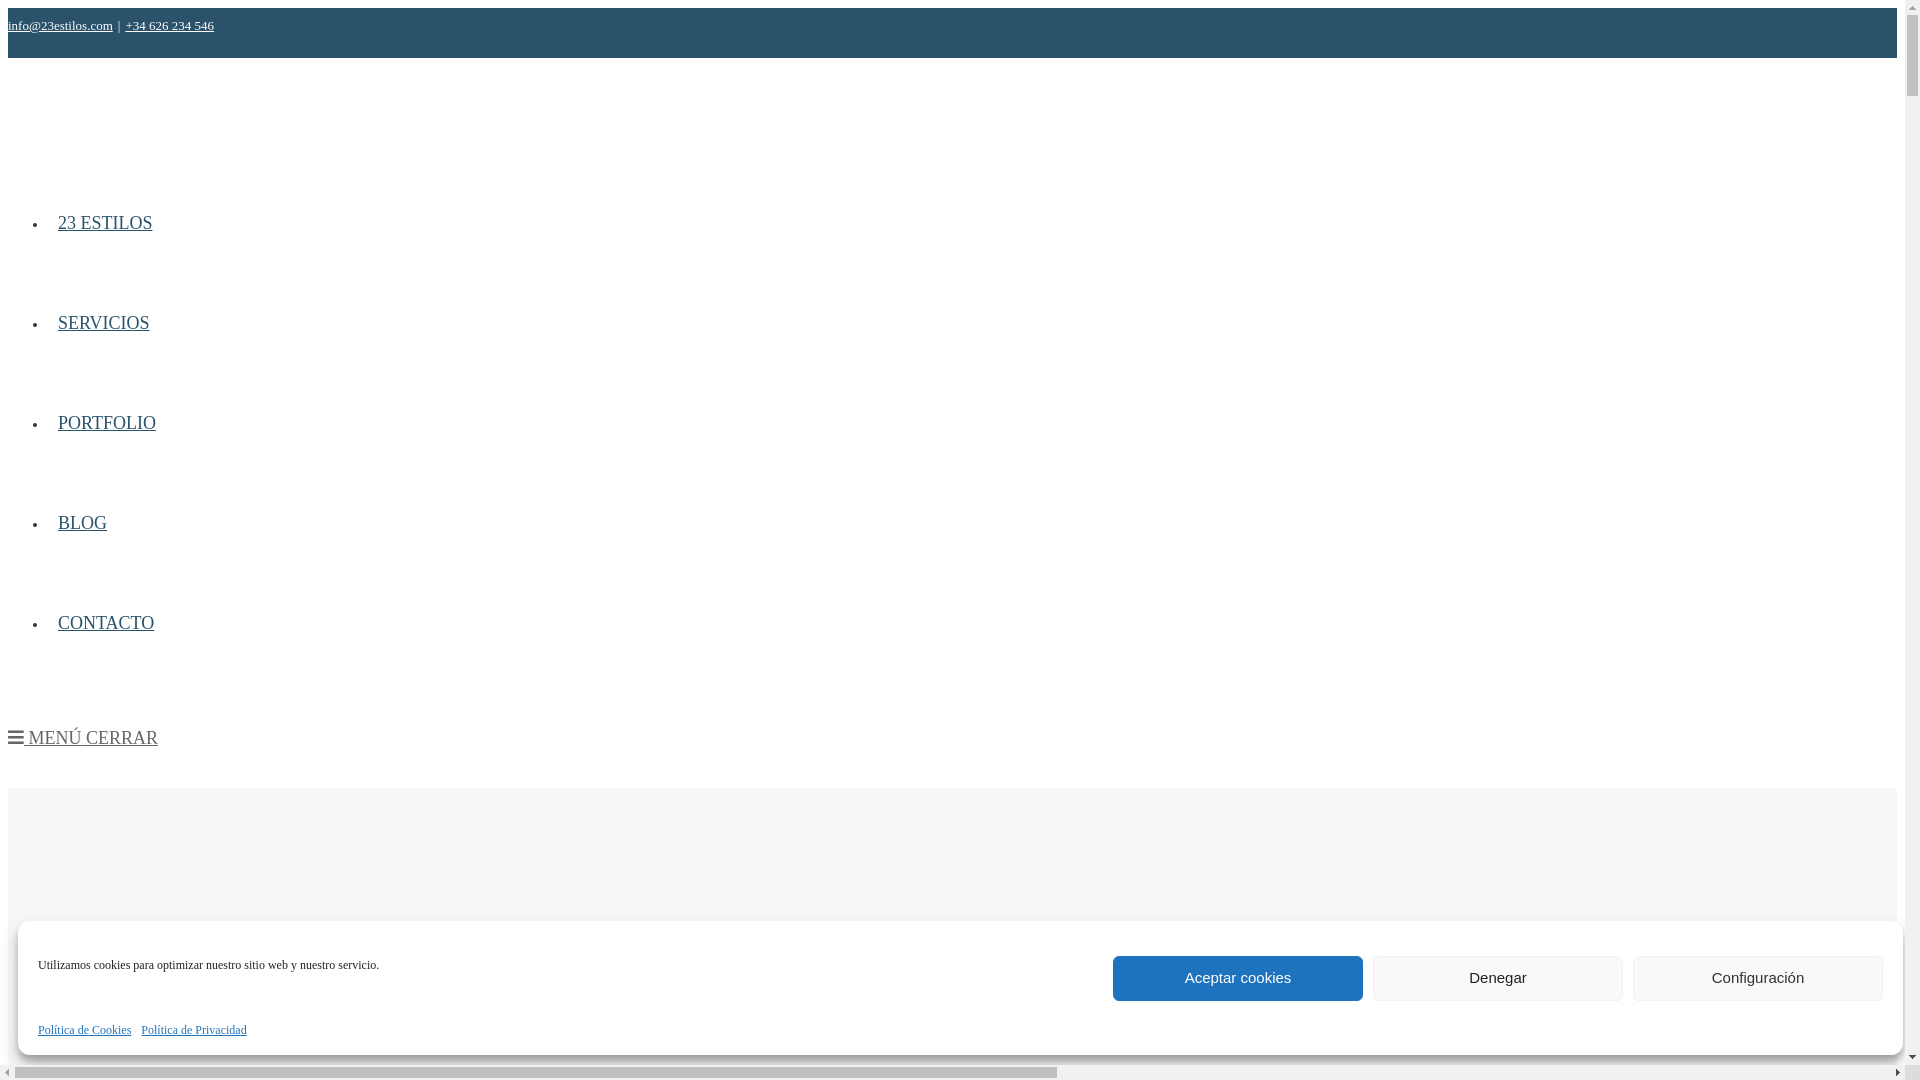  Describe the element at coordinates (169, 25) in the screenshot. I see `'+34 626 234 546'` at that location.